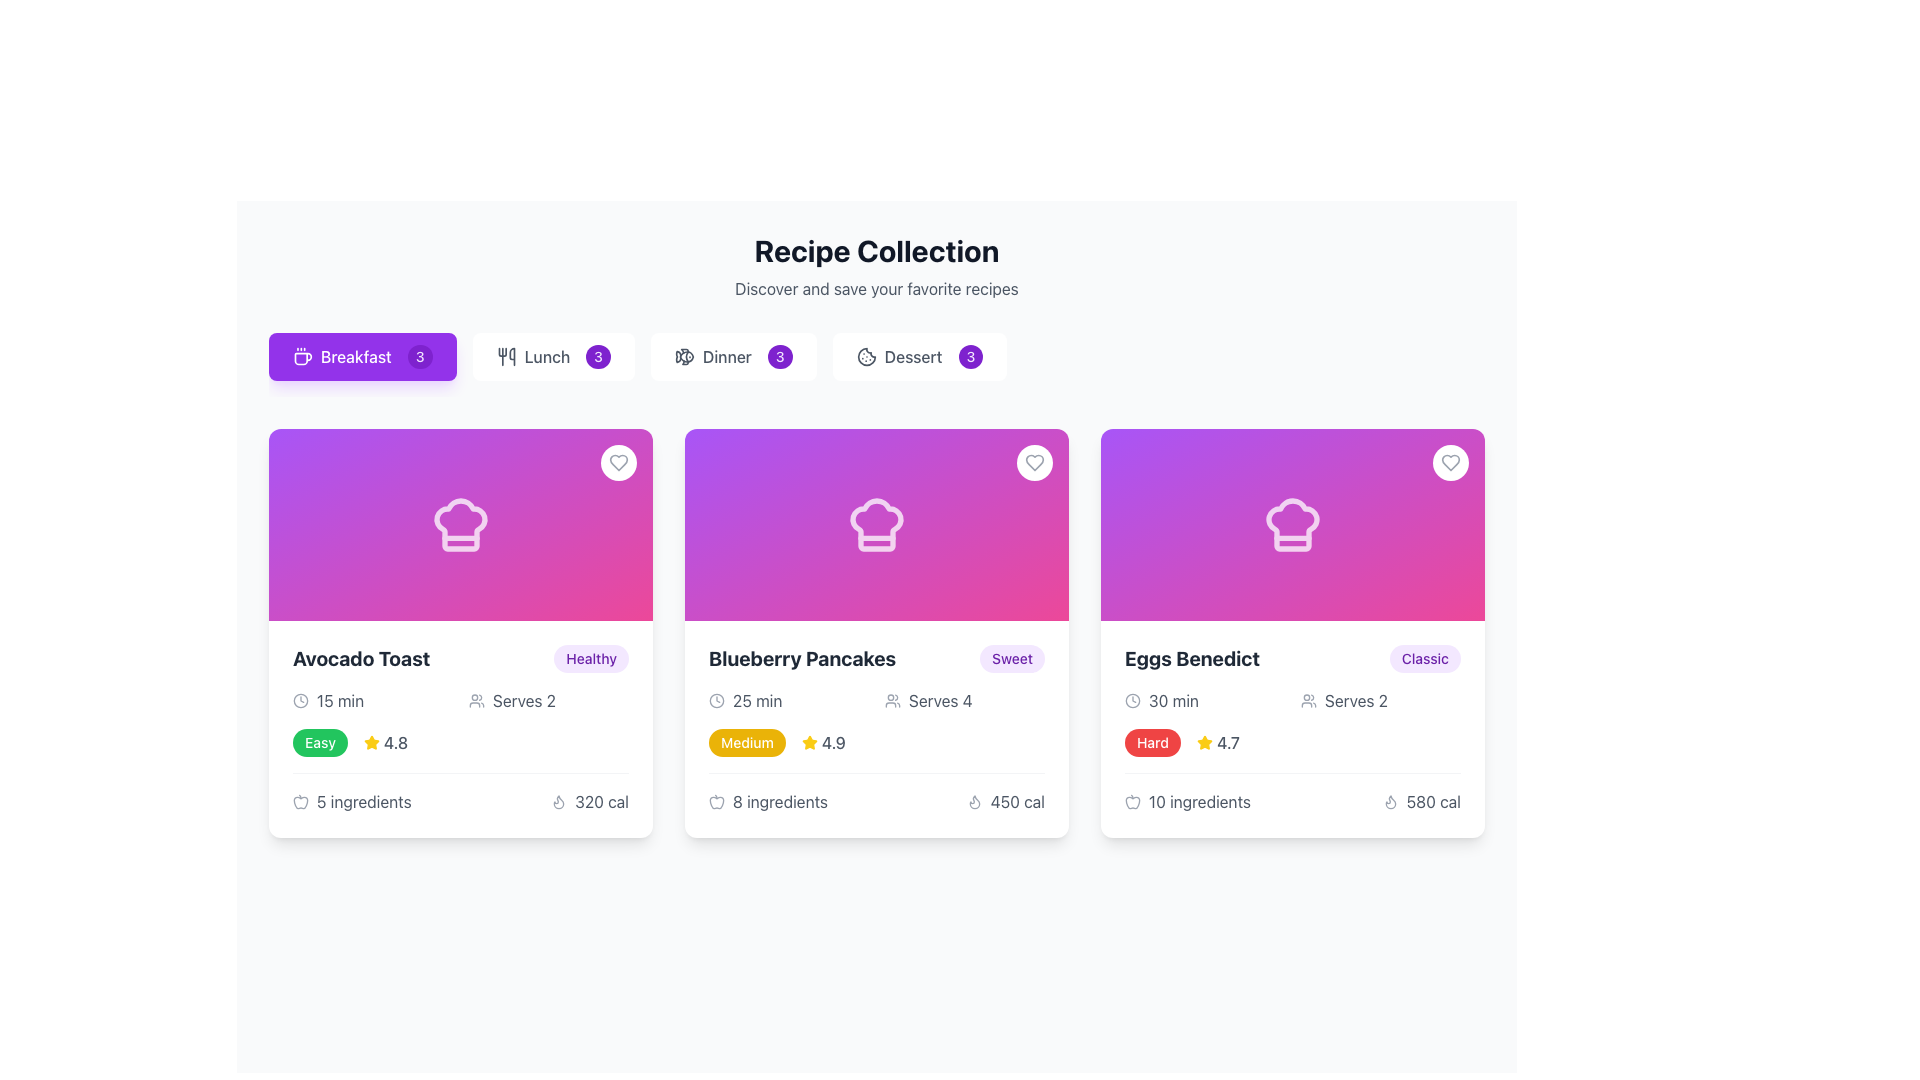 This screenshot has width=1920, height=1080. I want to click on the static text indicating the number of servings for the 'Avocado Toast' recipe, located in the middle of the bottom section of the recipe card, so click(524, 700).